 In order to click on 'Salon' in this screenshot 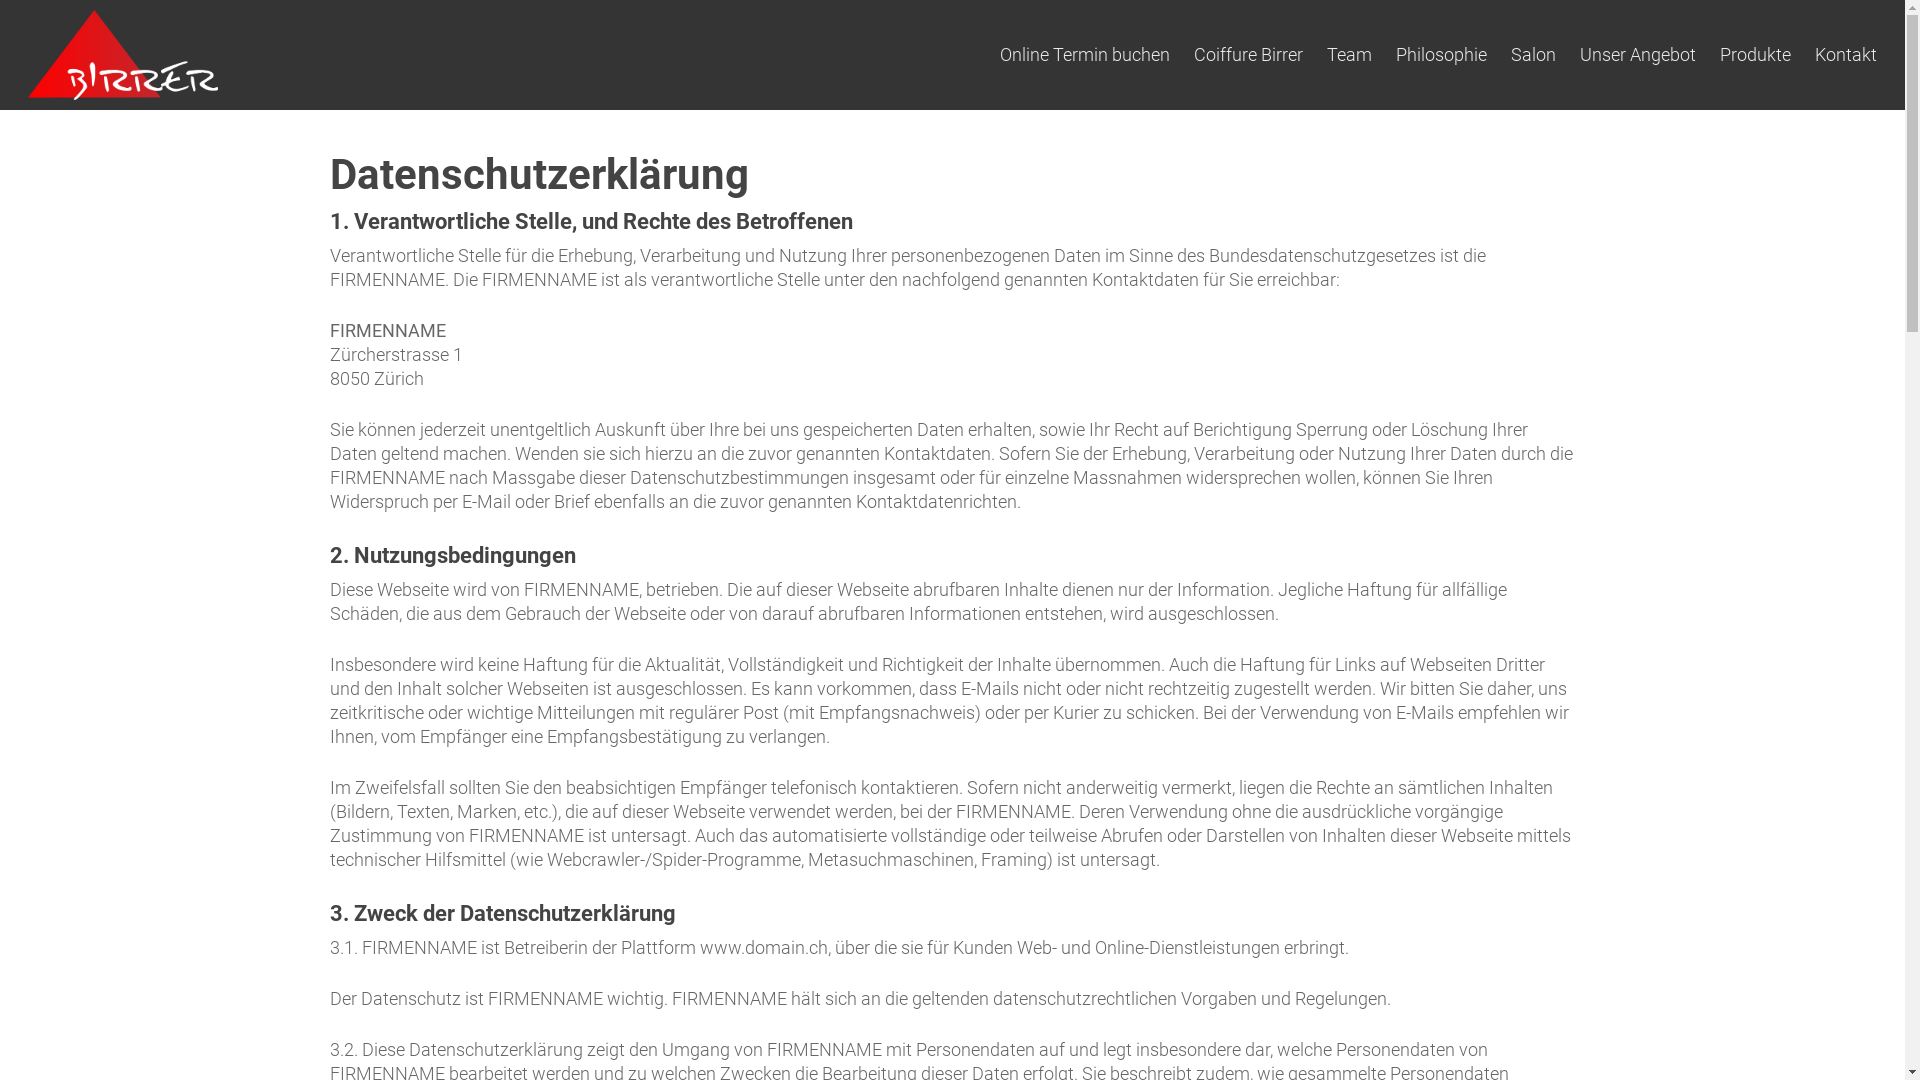, I will do `click(1511, 53)`.